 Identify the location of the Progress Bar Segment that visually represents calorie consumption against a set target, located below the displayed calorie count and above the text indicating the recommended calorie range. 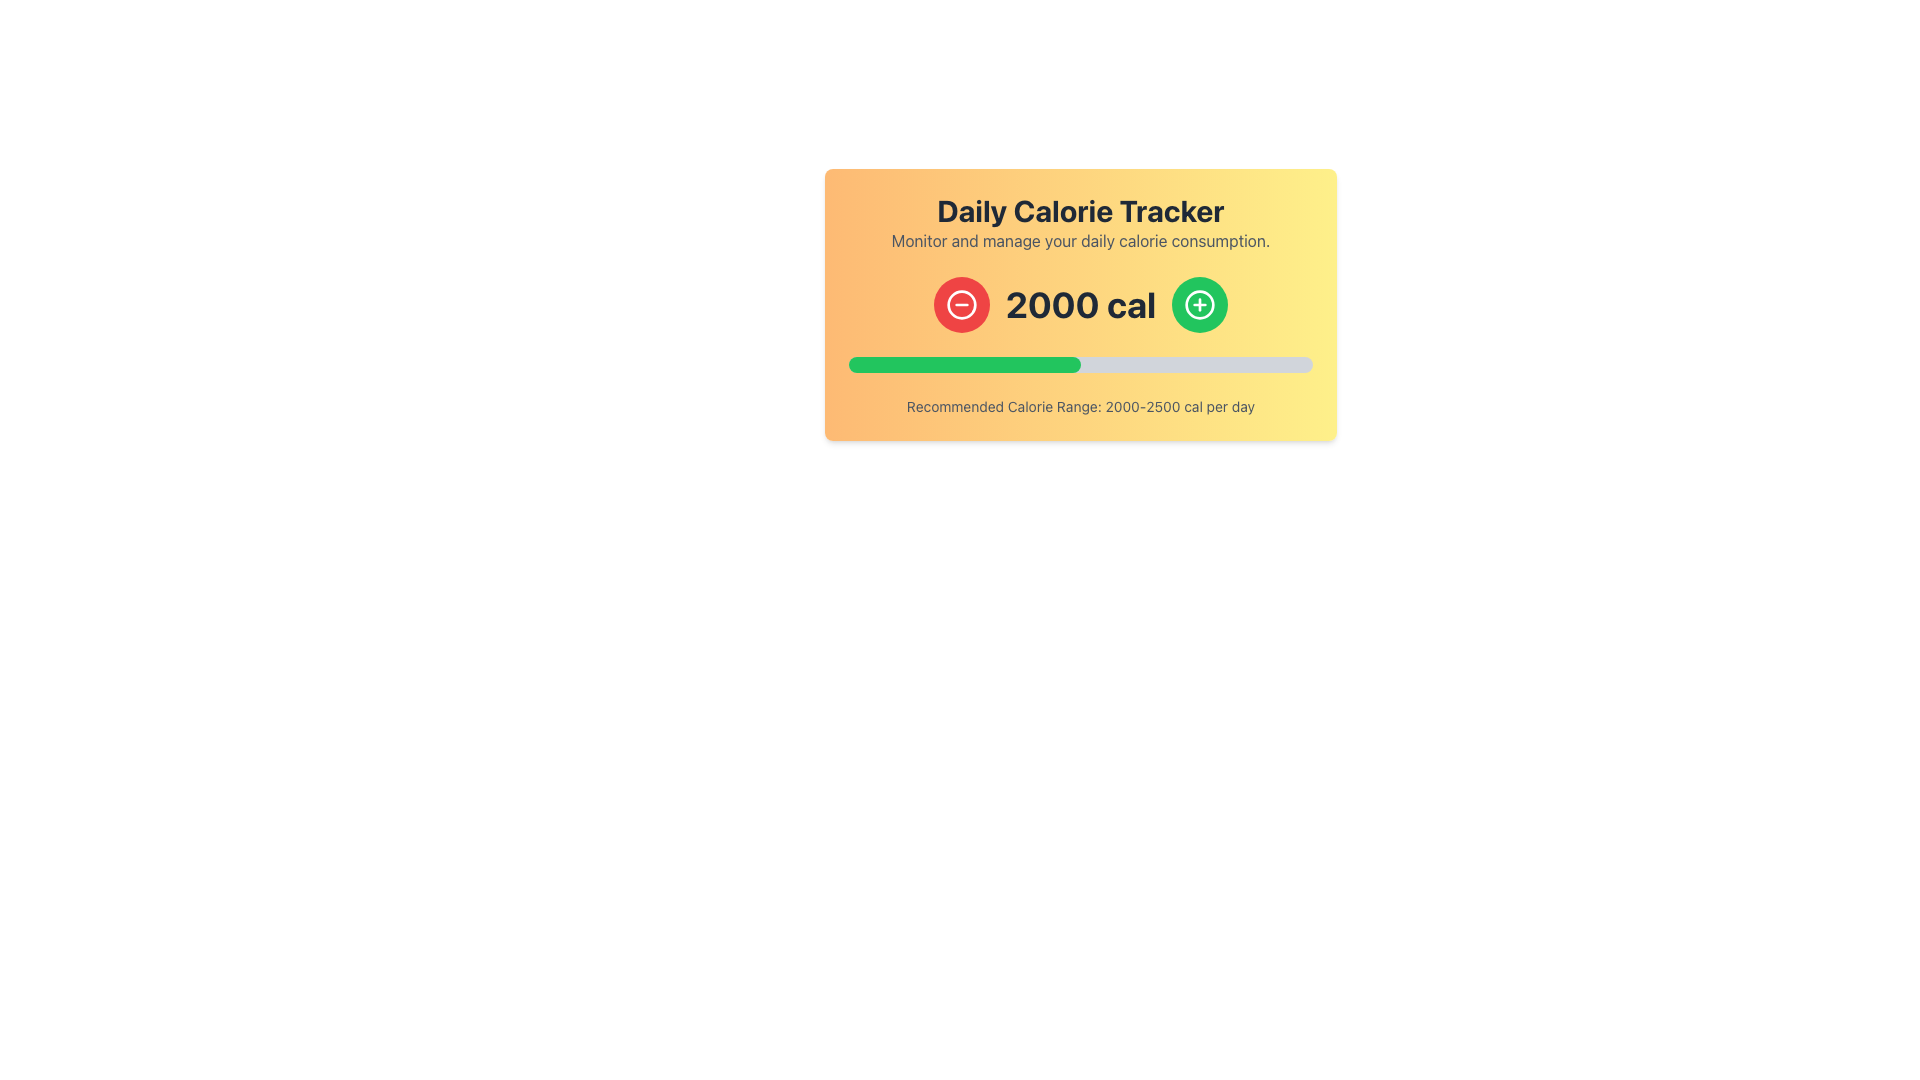
(964, 365).